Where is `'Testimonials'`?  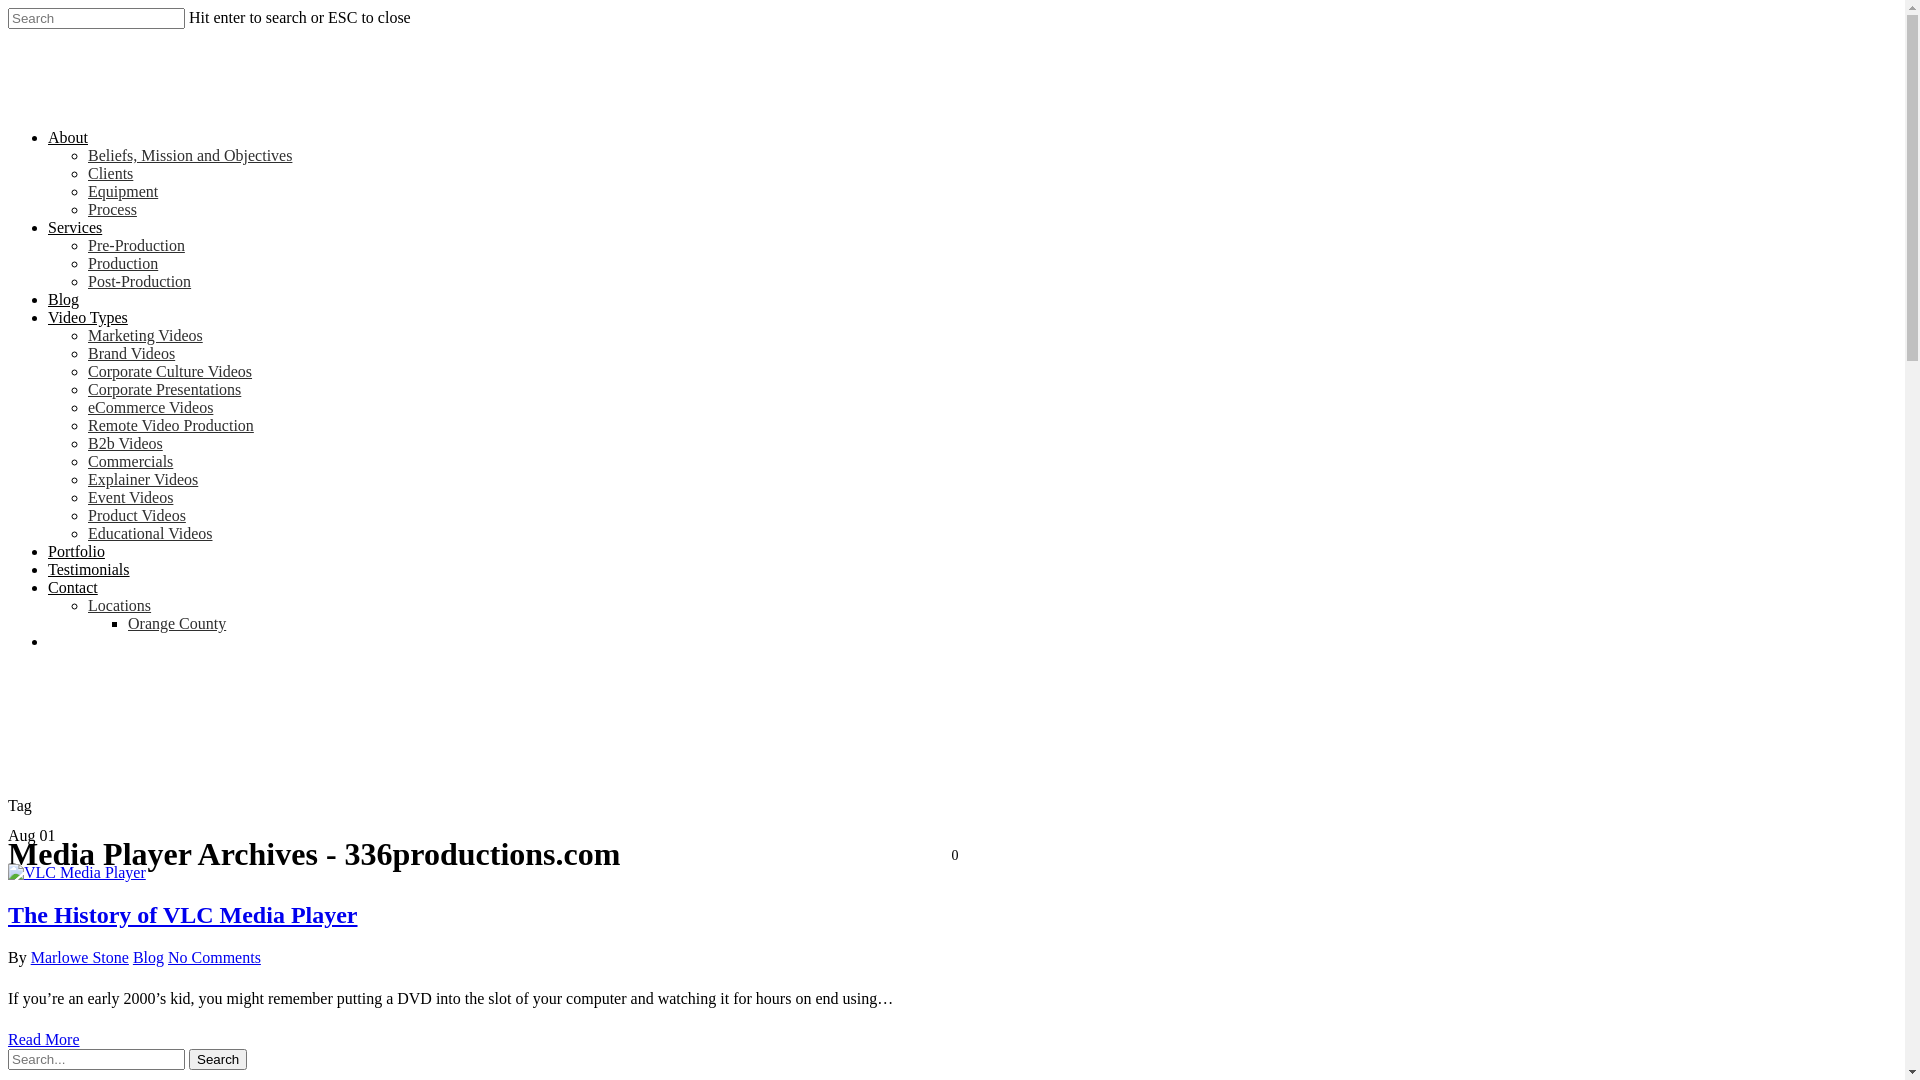
'Testimonials' is located at coordinates (88, 569).